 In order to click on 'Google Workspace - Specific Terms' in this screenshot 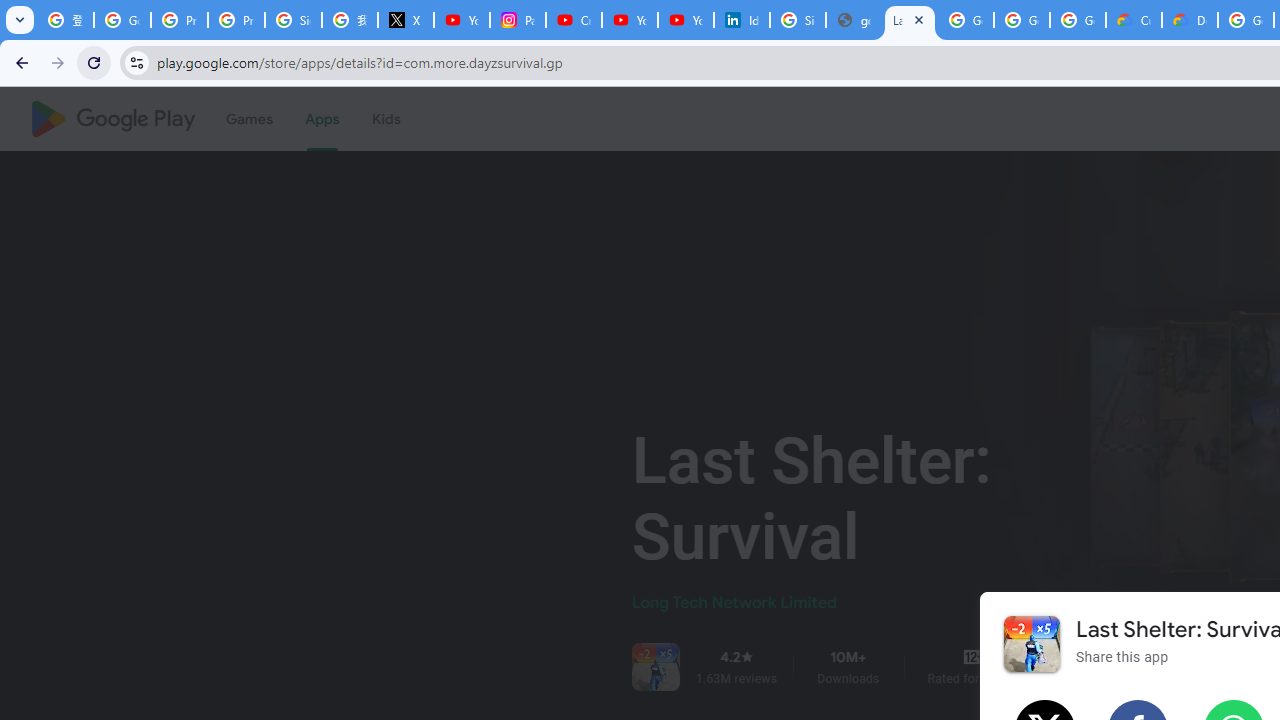, I will do `click(1022, 20)`.